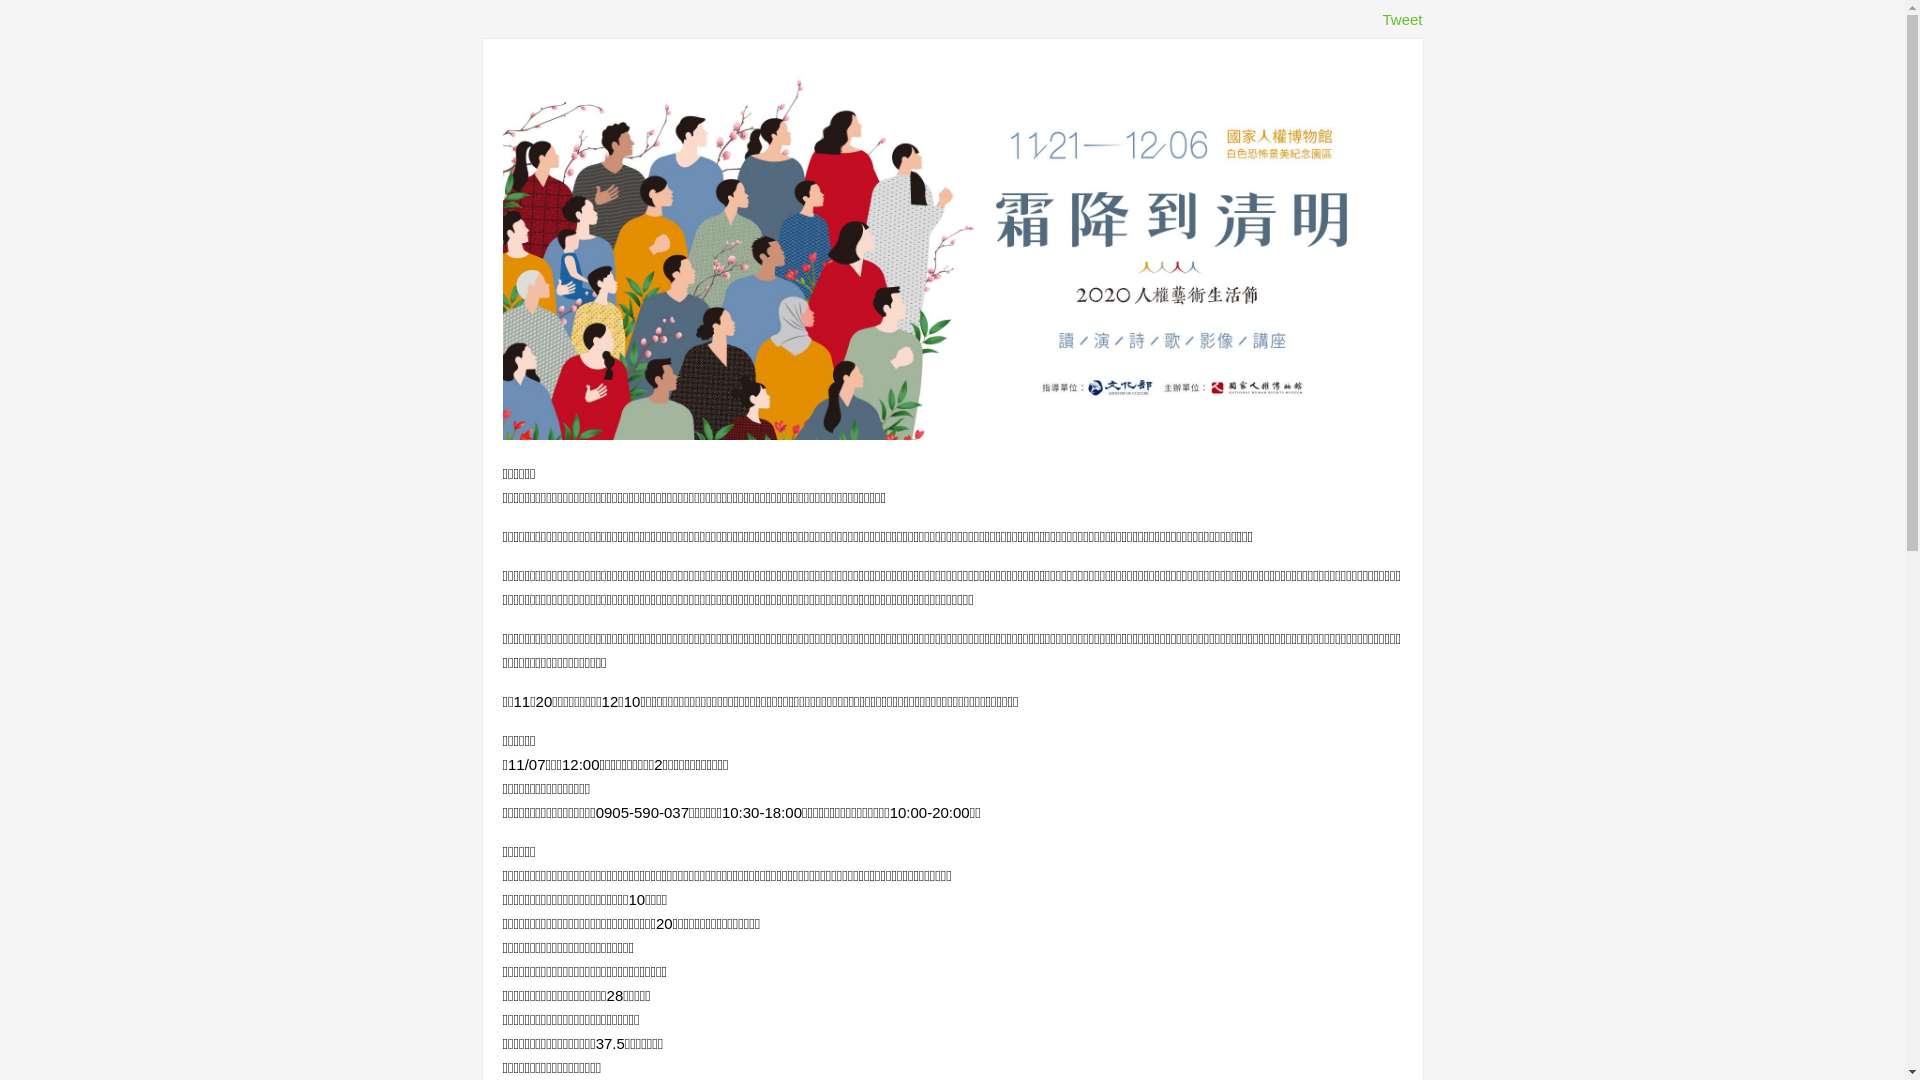  Describe the element at coordinates (1400, 19) in the screenshot. I see `'Tweet'` at that location.